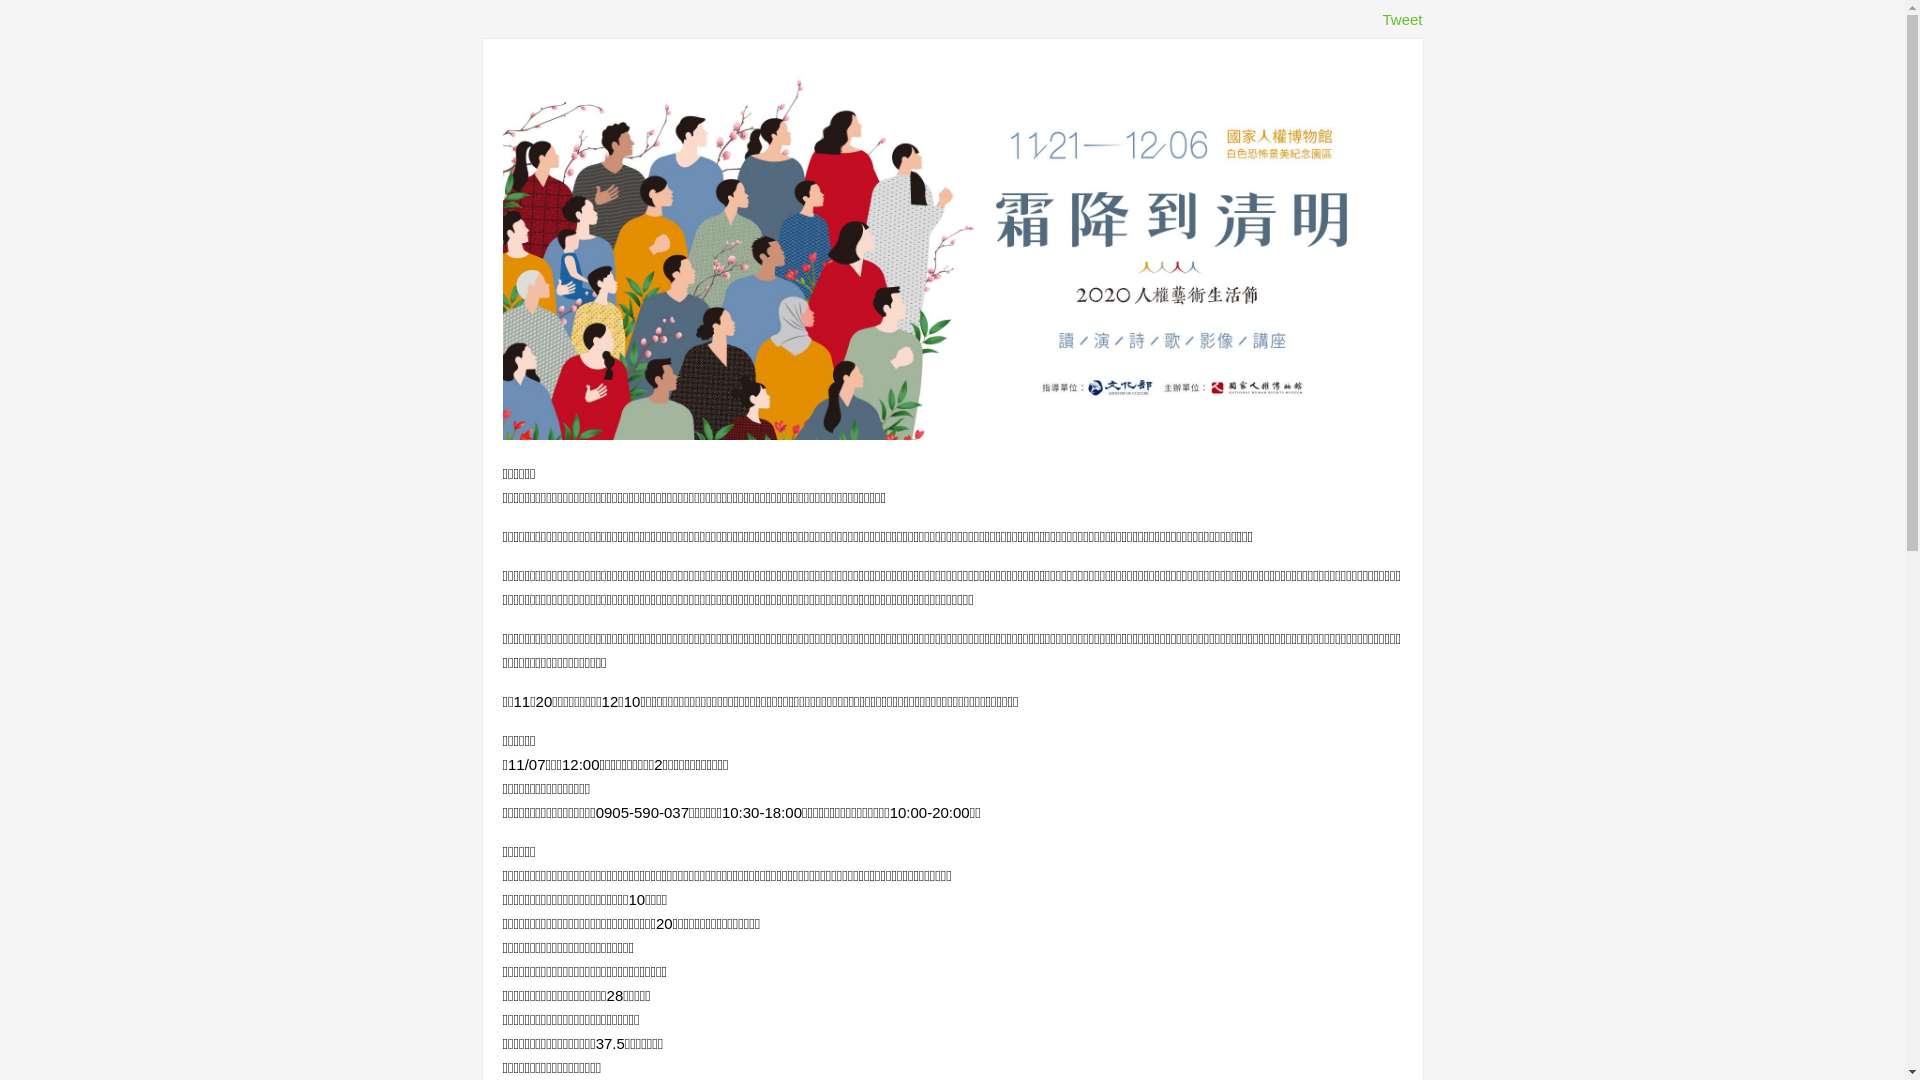  Describe the element at coordinates (1400, 19) in the screenshot. I see `'Tweet'` at that location.